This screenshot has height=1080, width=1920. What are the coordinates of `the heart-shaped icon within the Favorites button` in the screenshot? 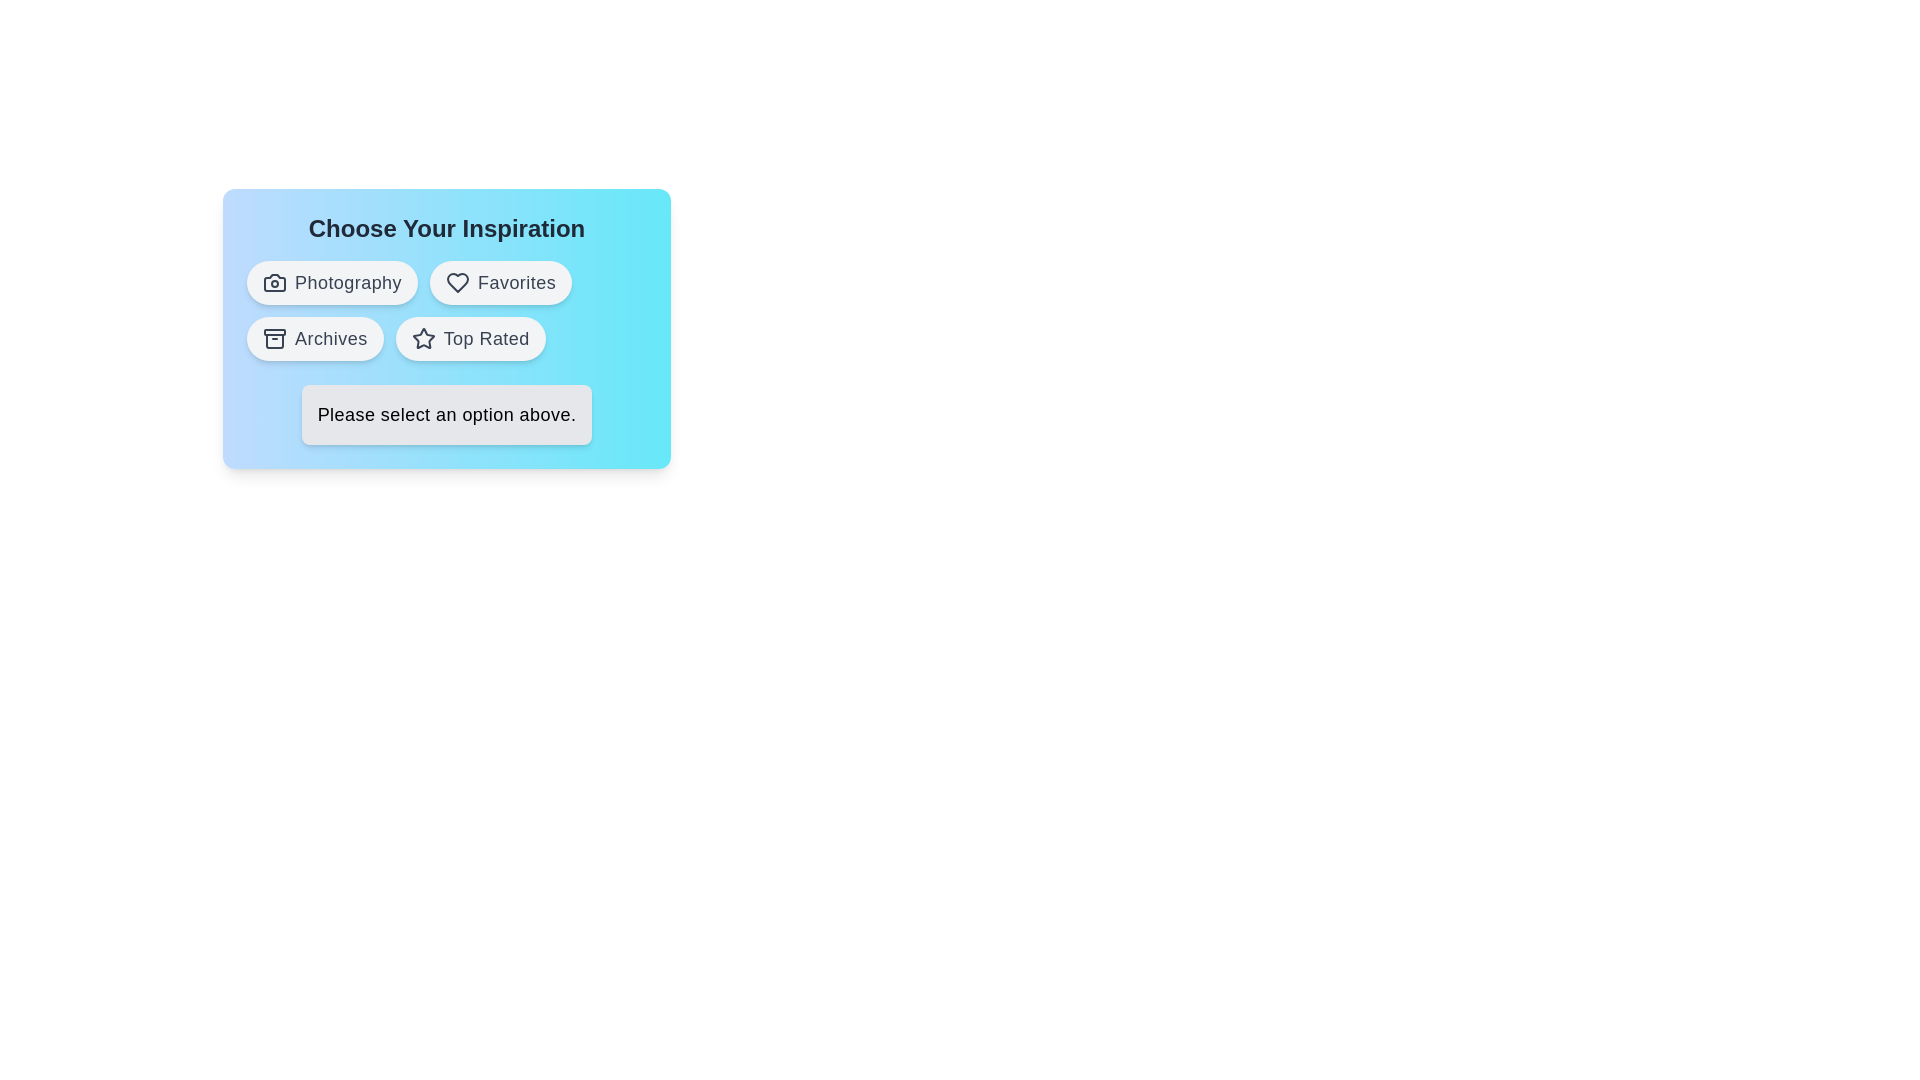 It's located at (457, 282).